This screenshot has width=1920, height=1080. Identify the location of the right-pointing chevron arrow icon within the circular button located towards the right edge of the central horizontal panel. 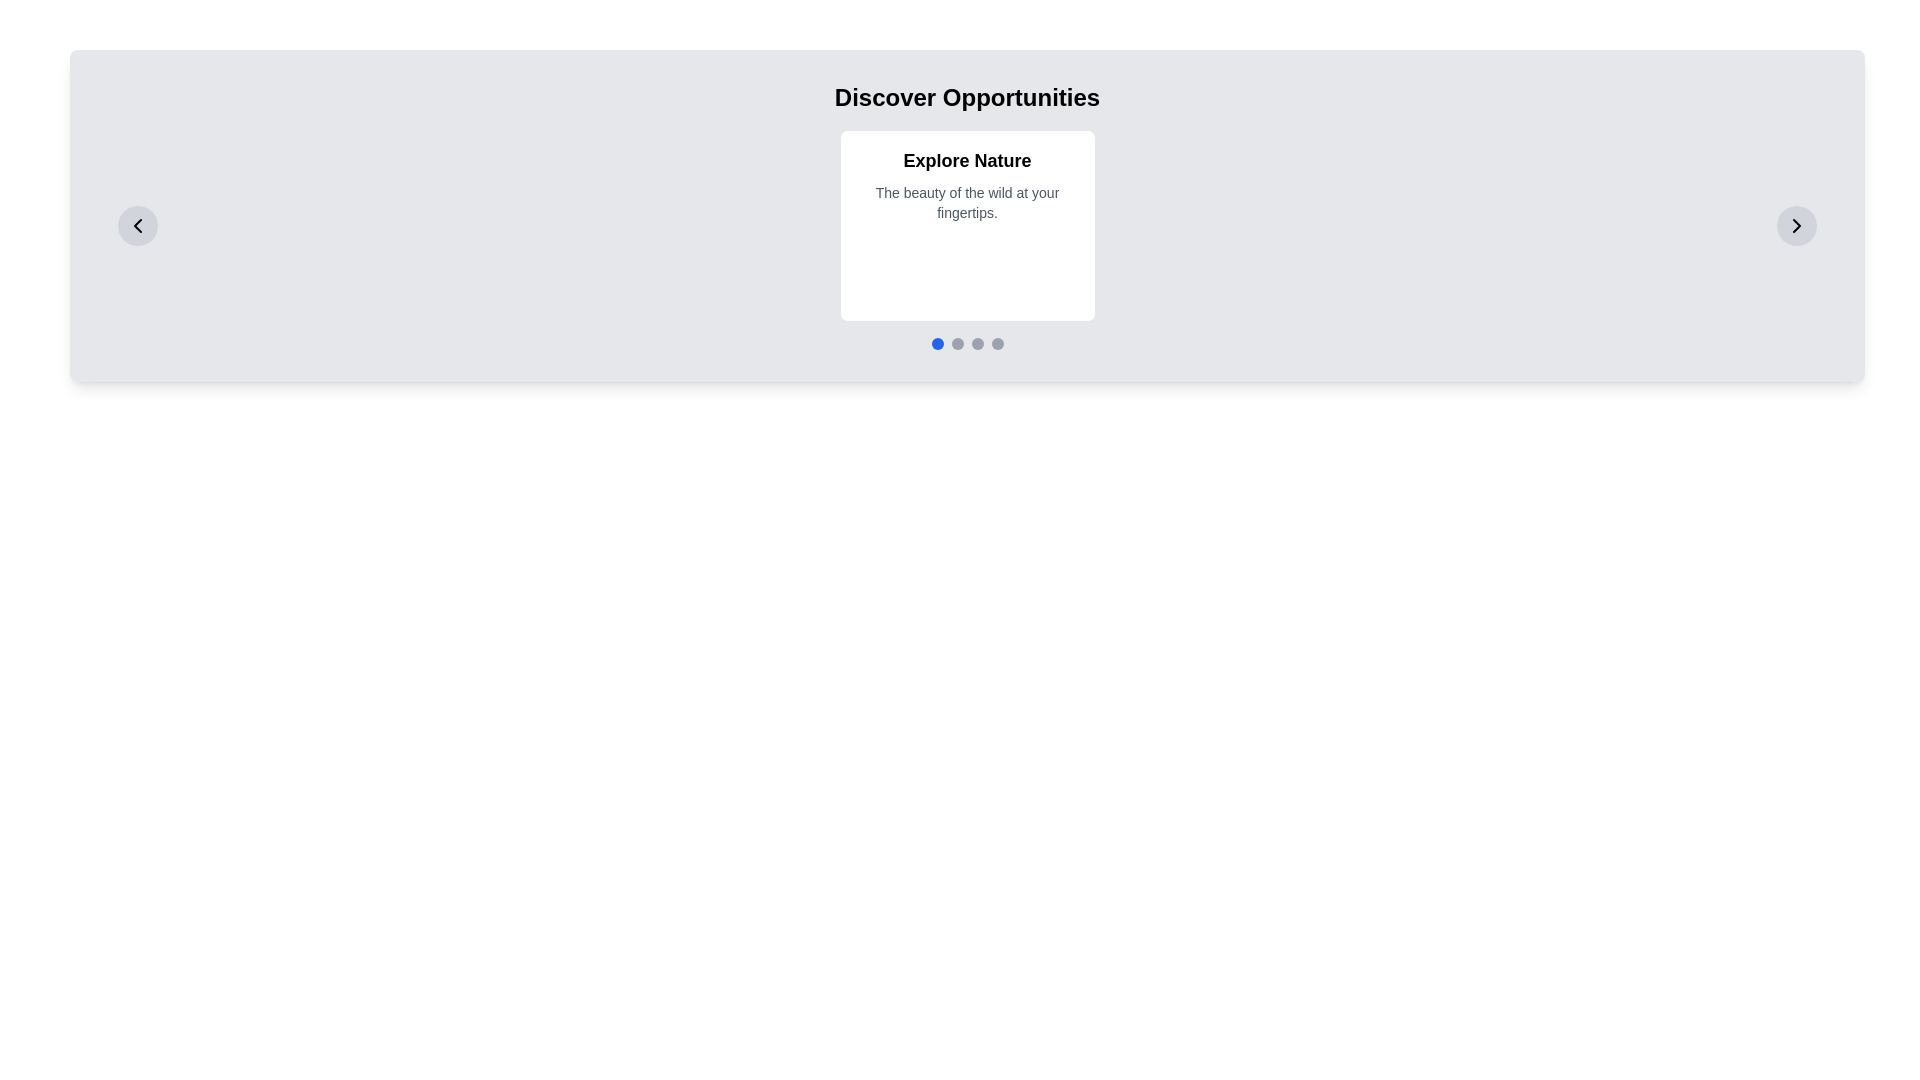
(1796, 225).